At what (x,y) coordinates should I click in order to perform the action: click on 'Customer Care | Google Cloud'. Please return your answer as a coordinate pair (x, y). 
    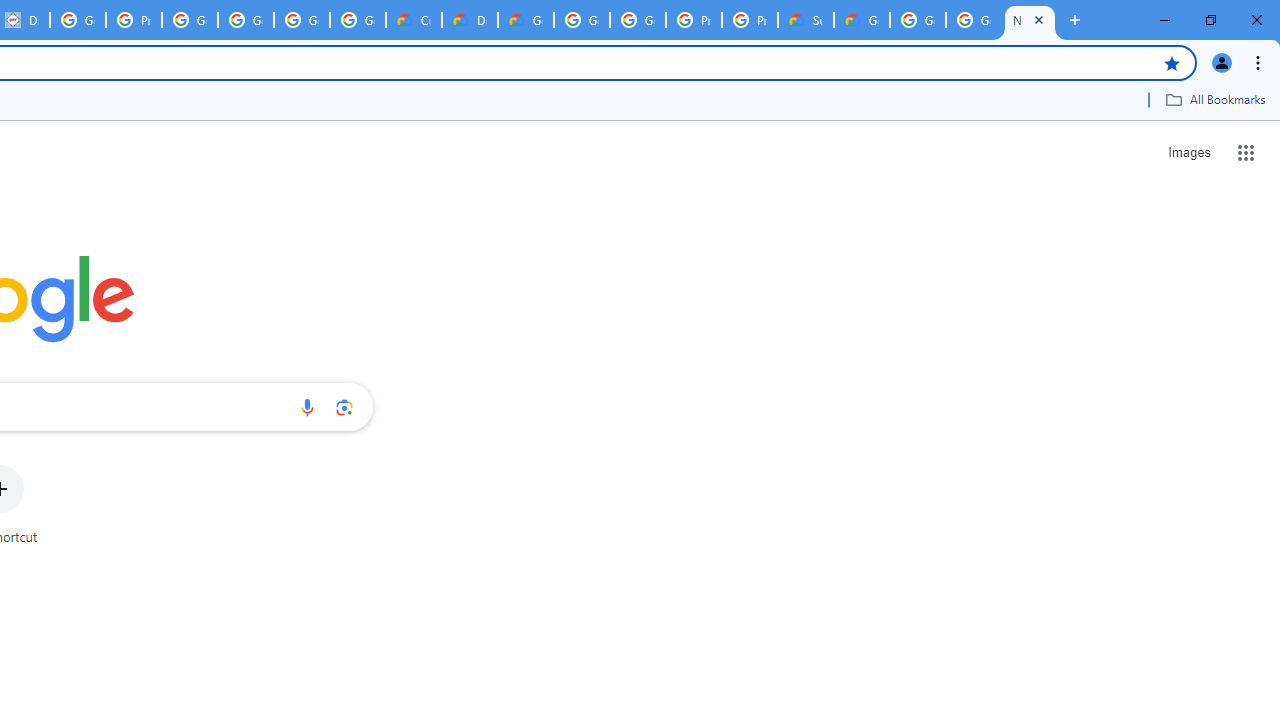
    Looking at the image, I should click on (413, 20).